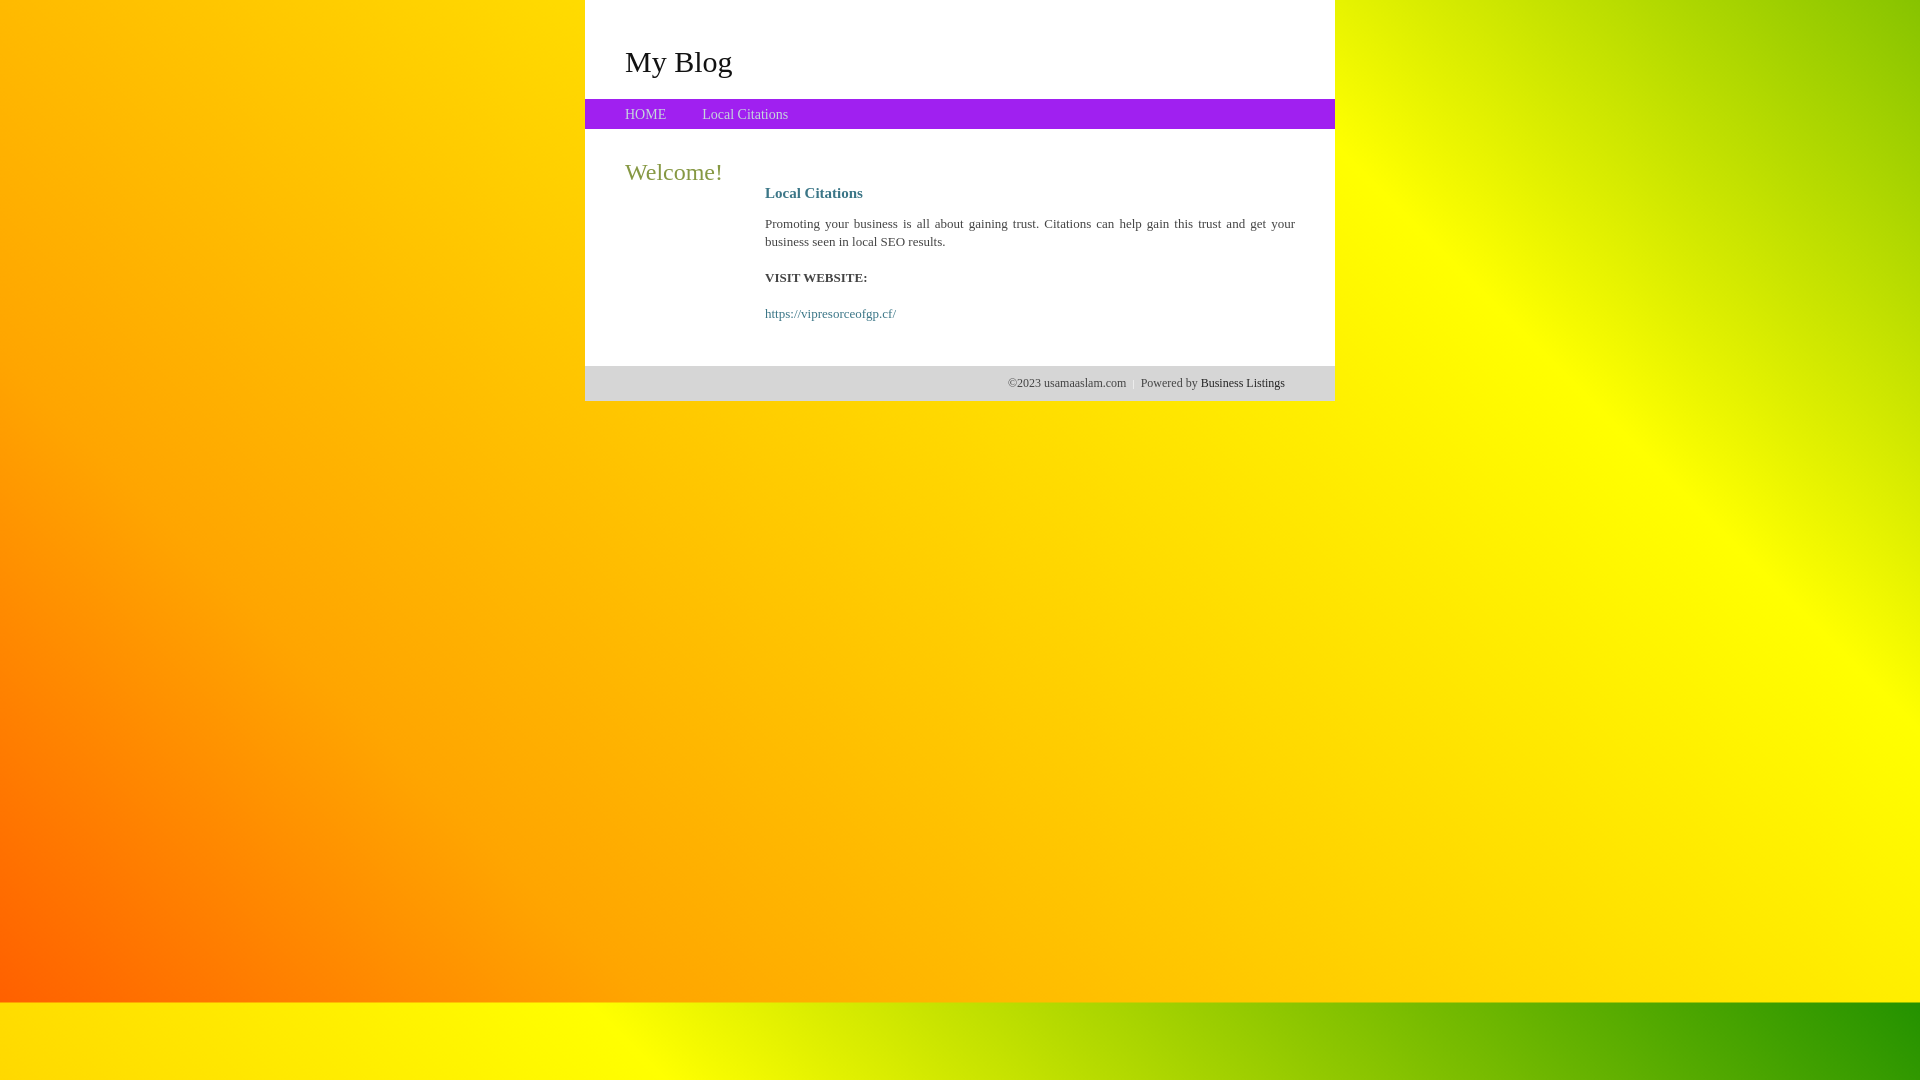 Image resolution: width=1920 pixels, height=1080 pixels. Describe the element at coordinates (830, 313) in the screenshot. I see `'https://vipresorceofgp.cf/'` at that location.